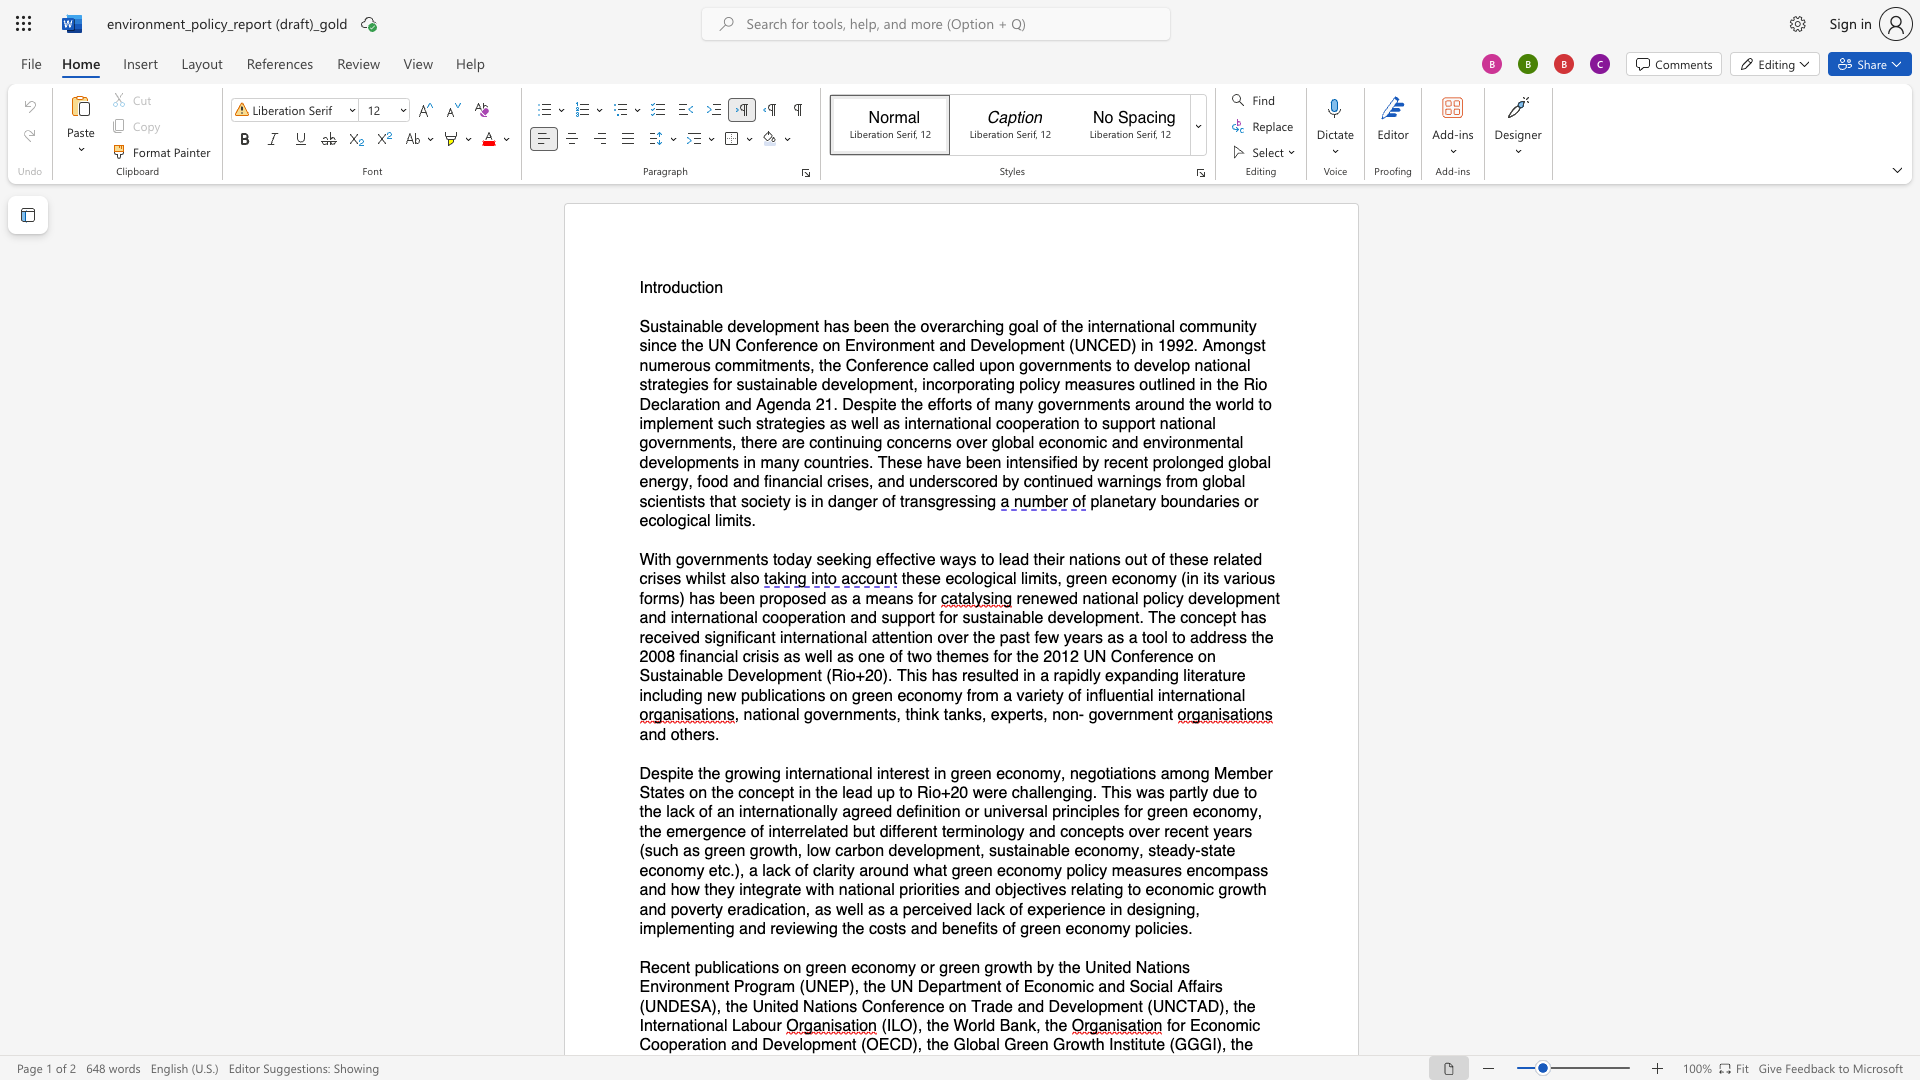 The width and height of the screenshot is (1920, 1080). What do you see at coordinates (676, 288) in the screenshot?
I see `the 1th character "d" in the text` at bounding box center [676, 288].